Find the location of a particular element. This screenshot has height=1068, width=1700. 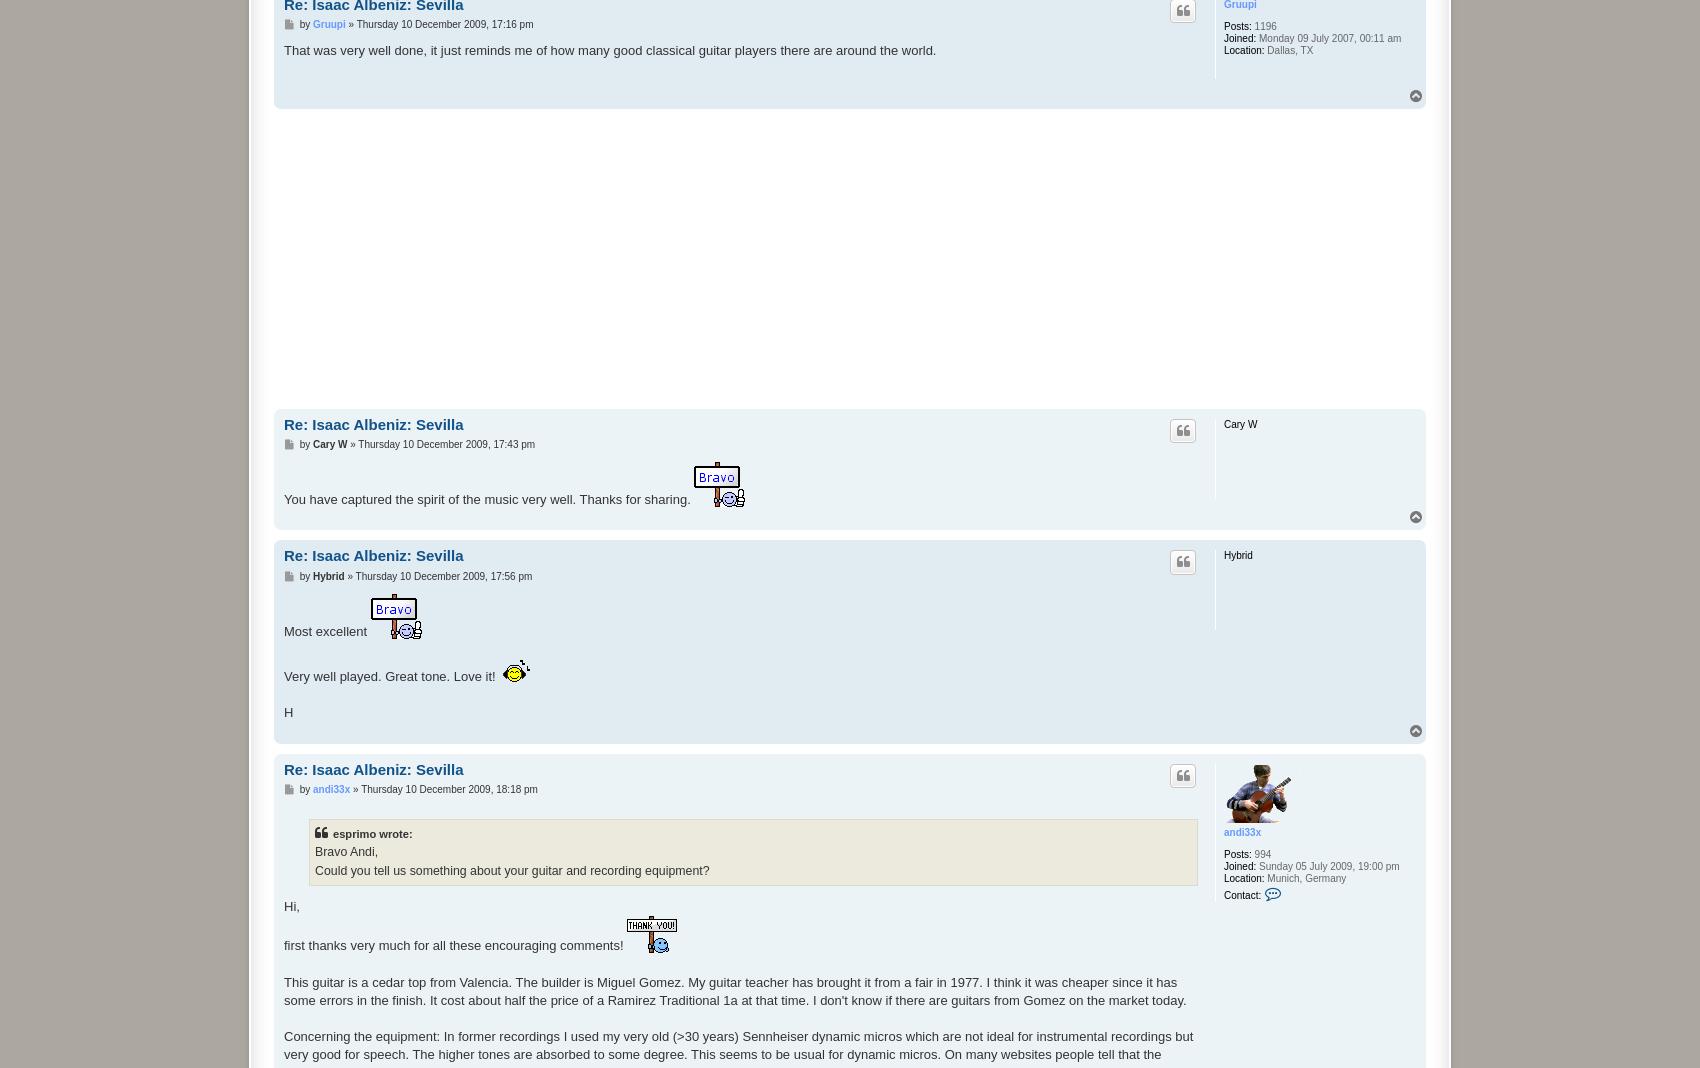

'Thursday 10 December 2009, 17:56 pm' is located at coordinates (443, 574).